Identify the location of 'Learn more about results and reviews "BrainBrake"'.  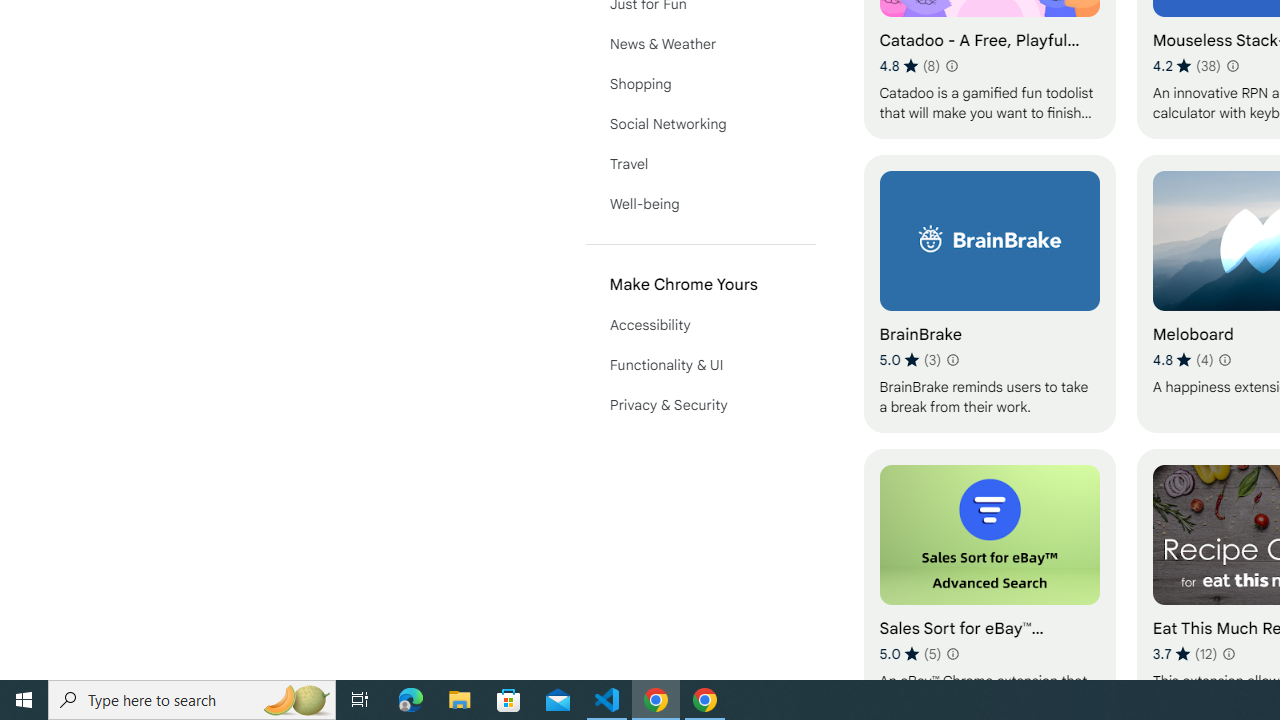
(951, 360).